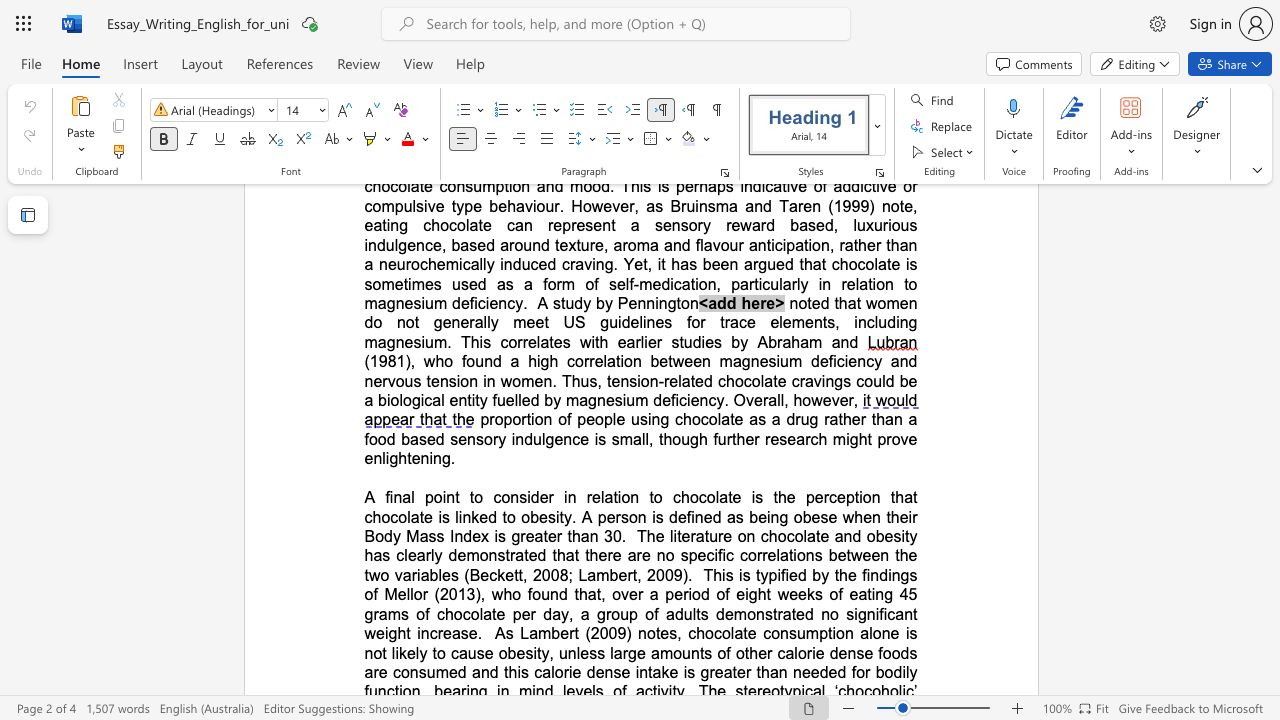 The width and height of the screenshot is (1280, 720). What do you see at coordinates (403, 555) in the screenshot?
I see `the subset text "learly" within the text "The literature on chocolate and obesity has clearly"` at bounding box center [403, 555].